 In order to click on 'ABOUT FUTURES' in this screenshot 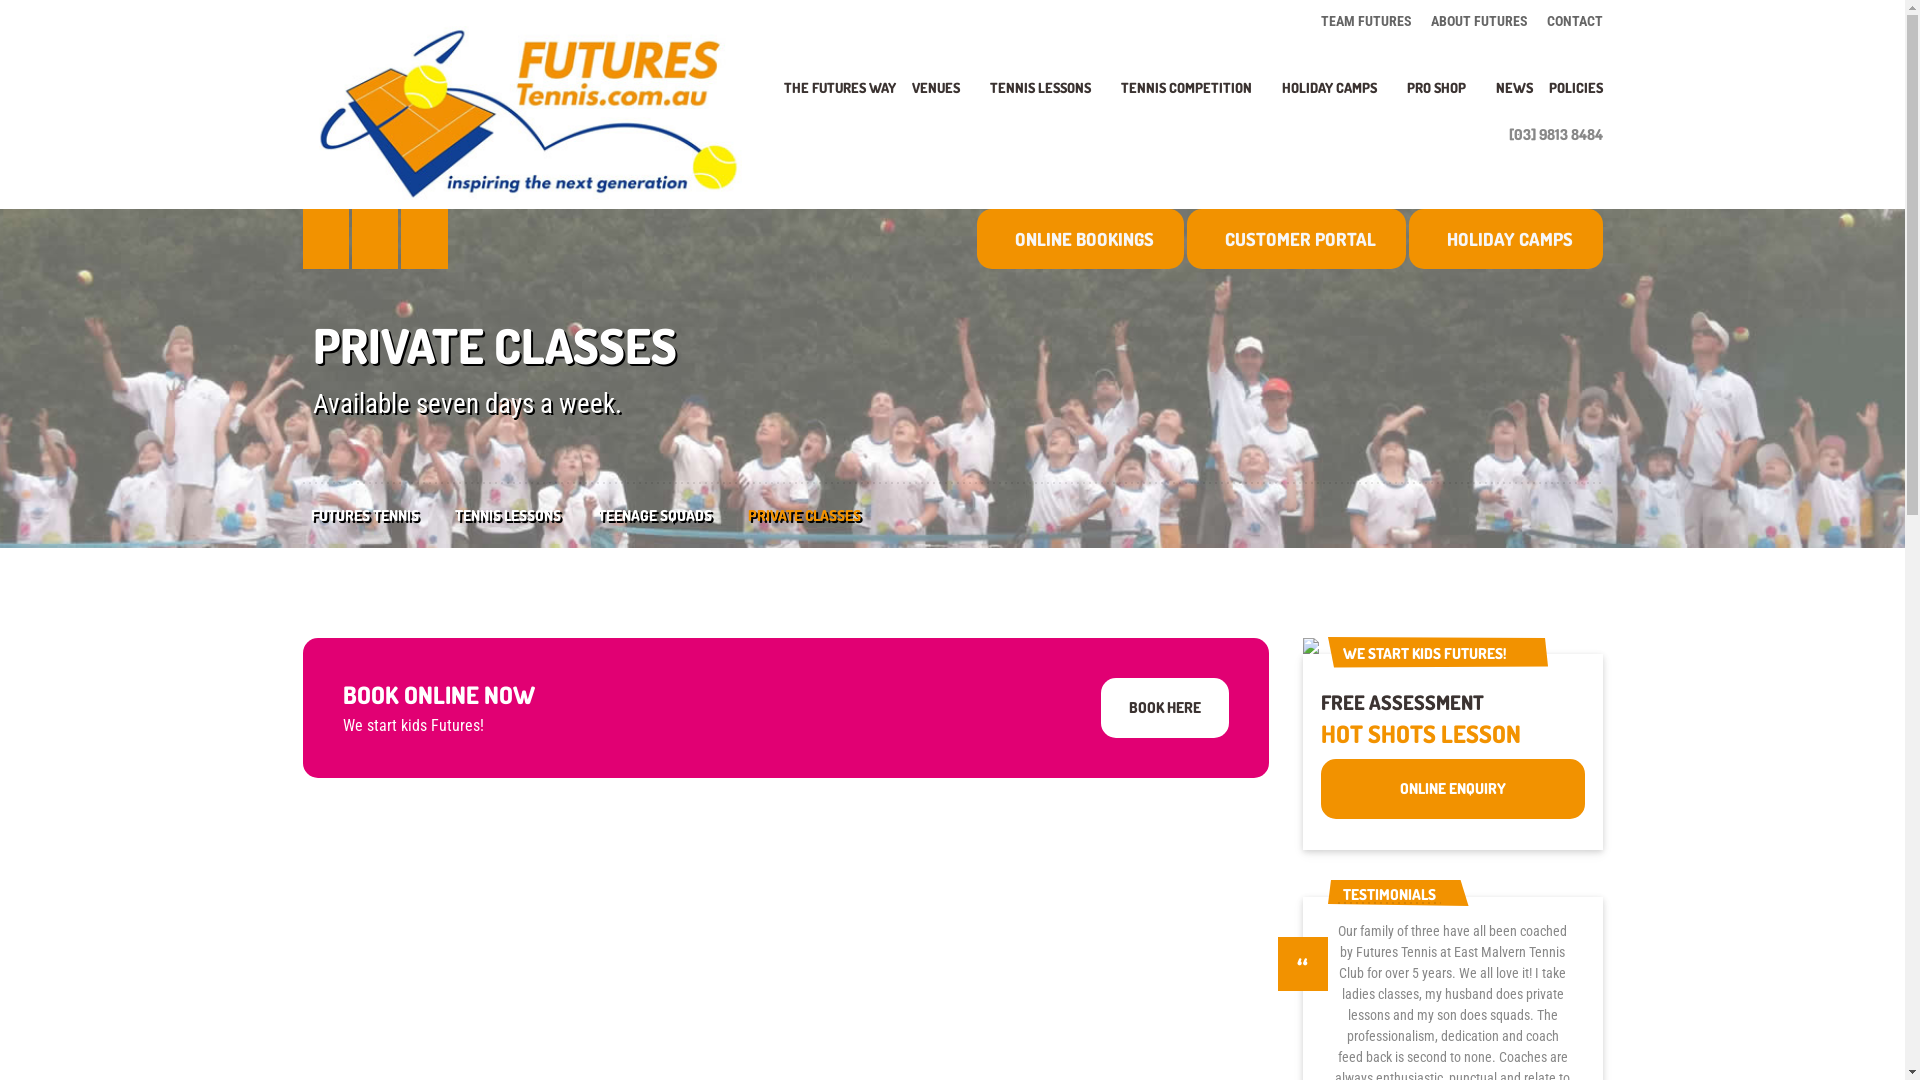, I will do `click(1479, 19)`.